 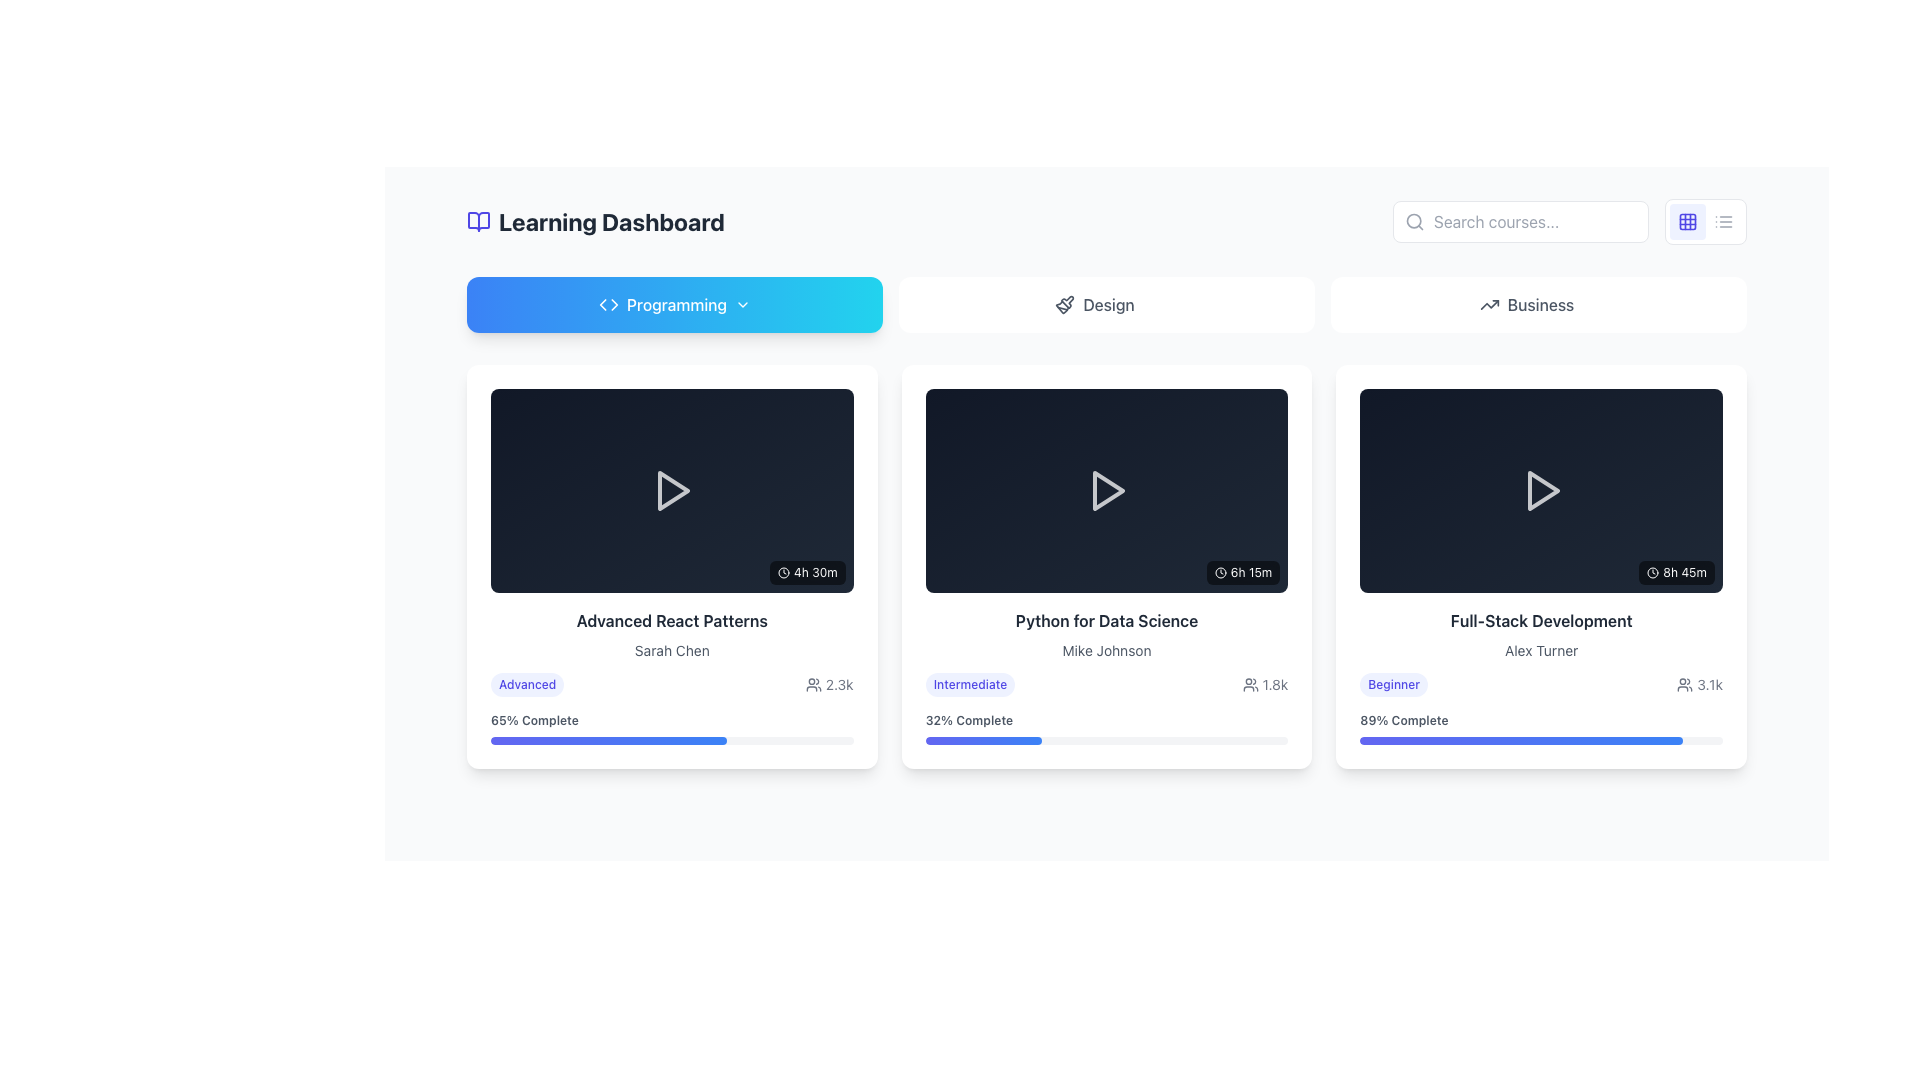 I want to click on the icon button in the top-right section of the interface, so click(x=1722, y=222).